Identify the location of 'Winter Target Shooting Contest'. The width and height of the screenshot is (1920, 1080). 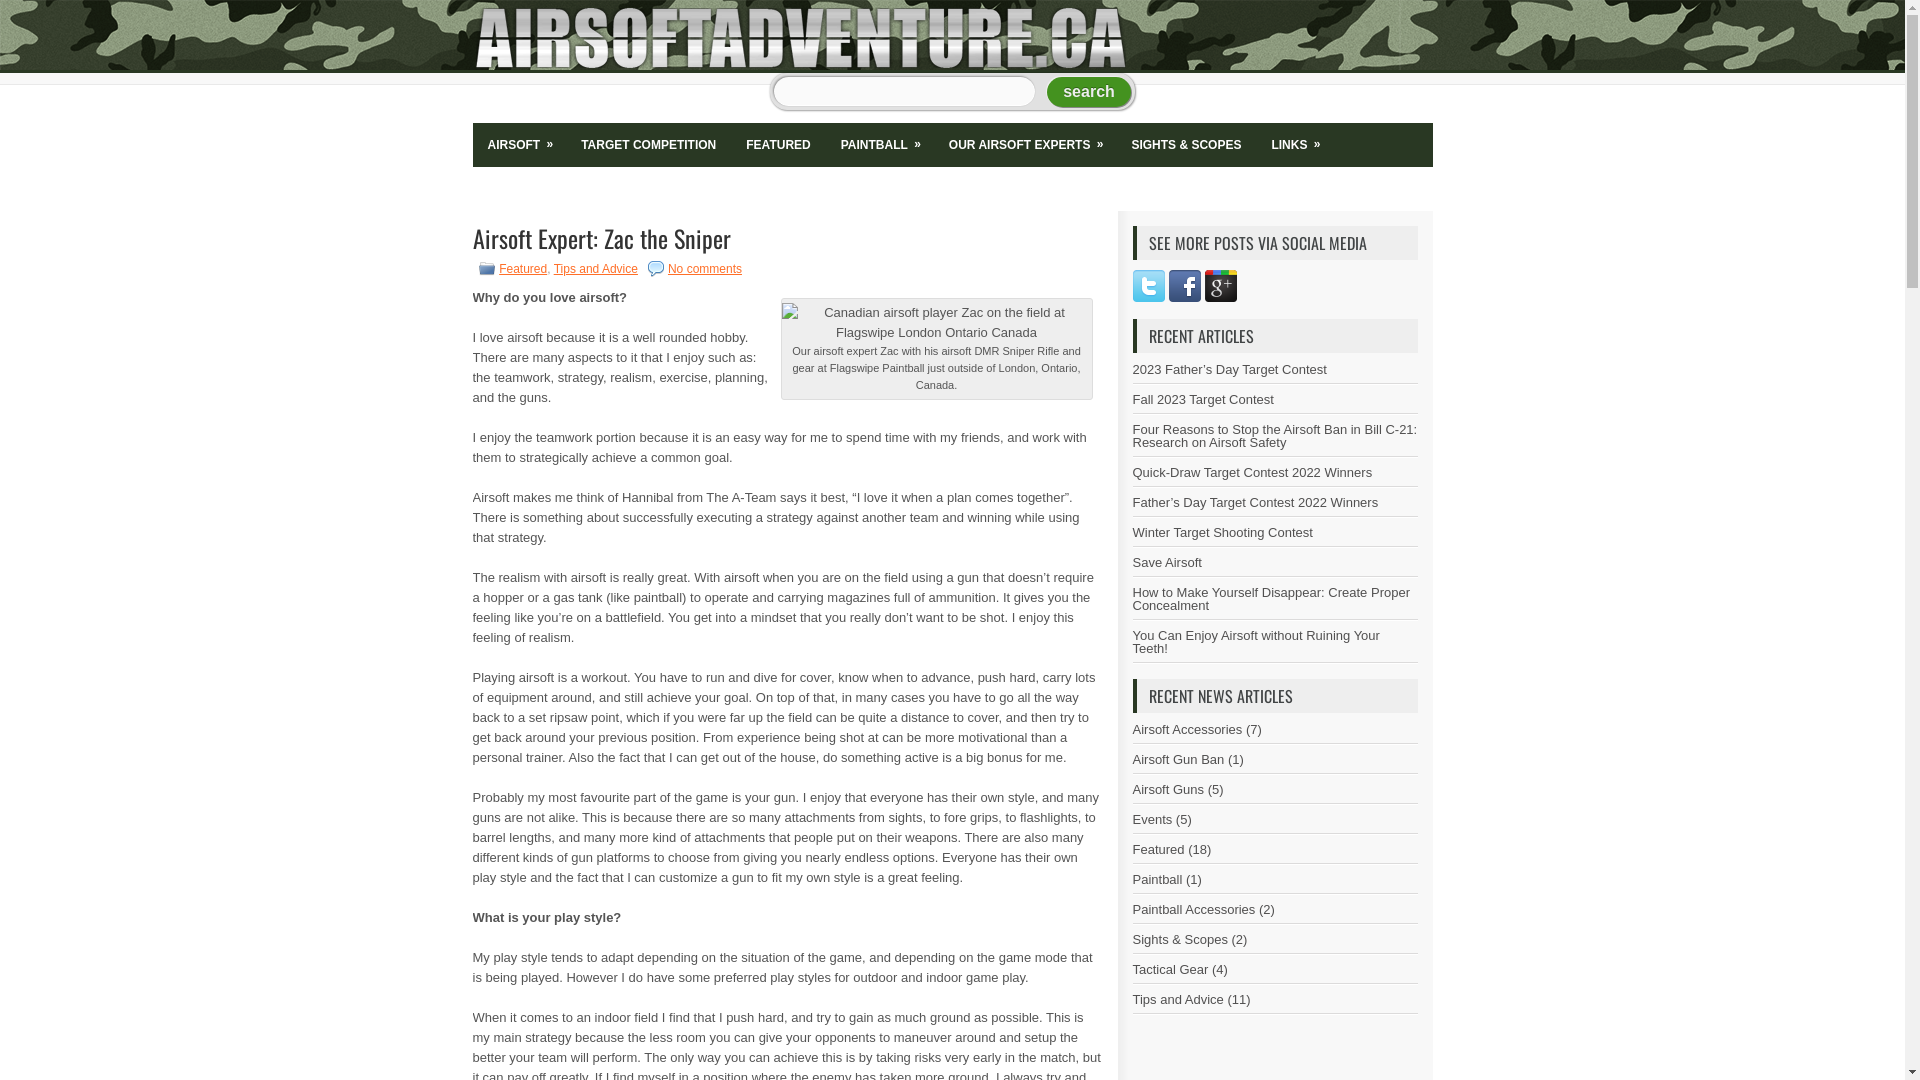
(1221, 531).